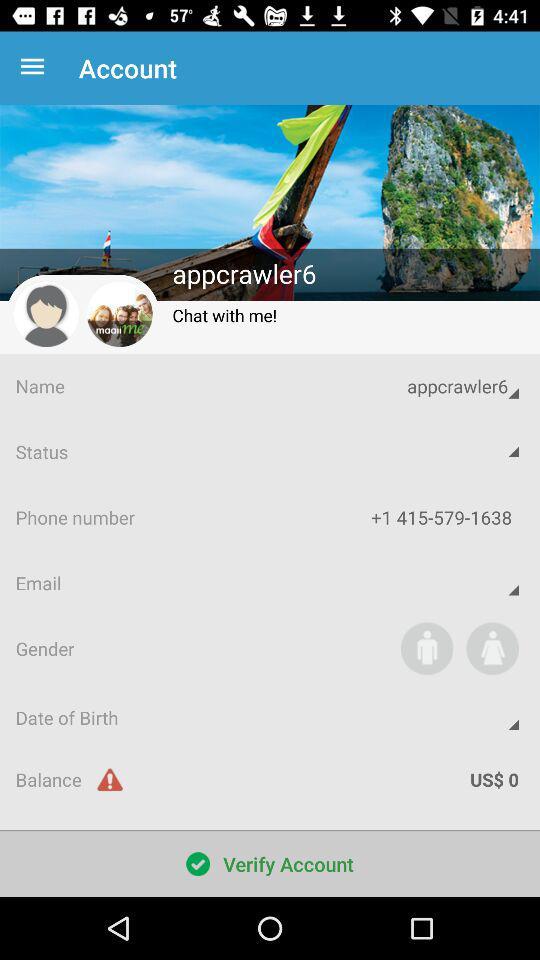  What do you see at coordinates (426, 647) in the screenshot?
I see `app above date of birth app` at bounding box center [426, 647].